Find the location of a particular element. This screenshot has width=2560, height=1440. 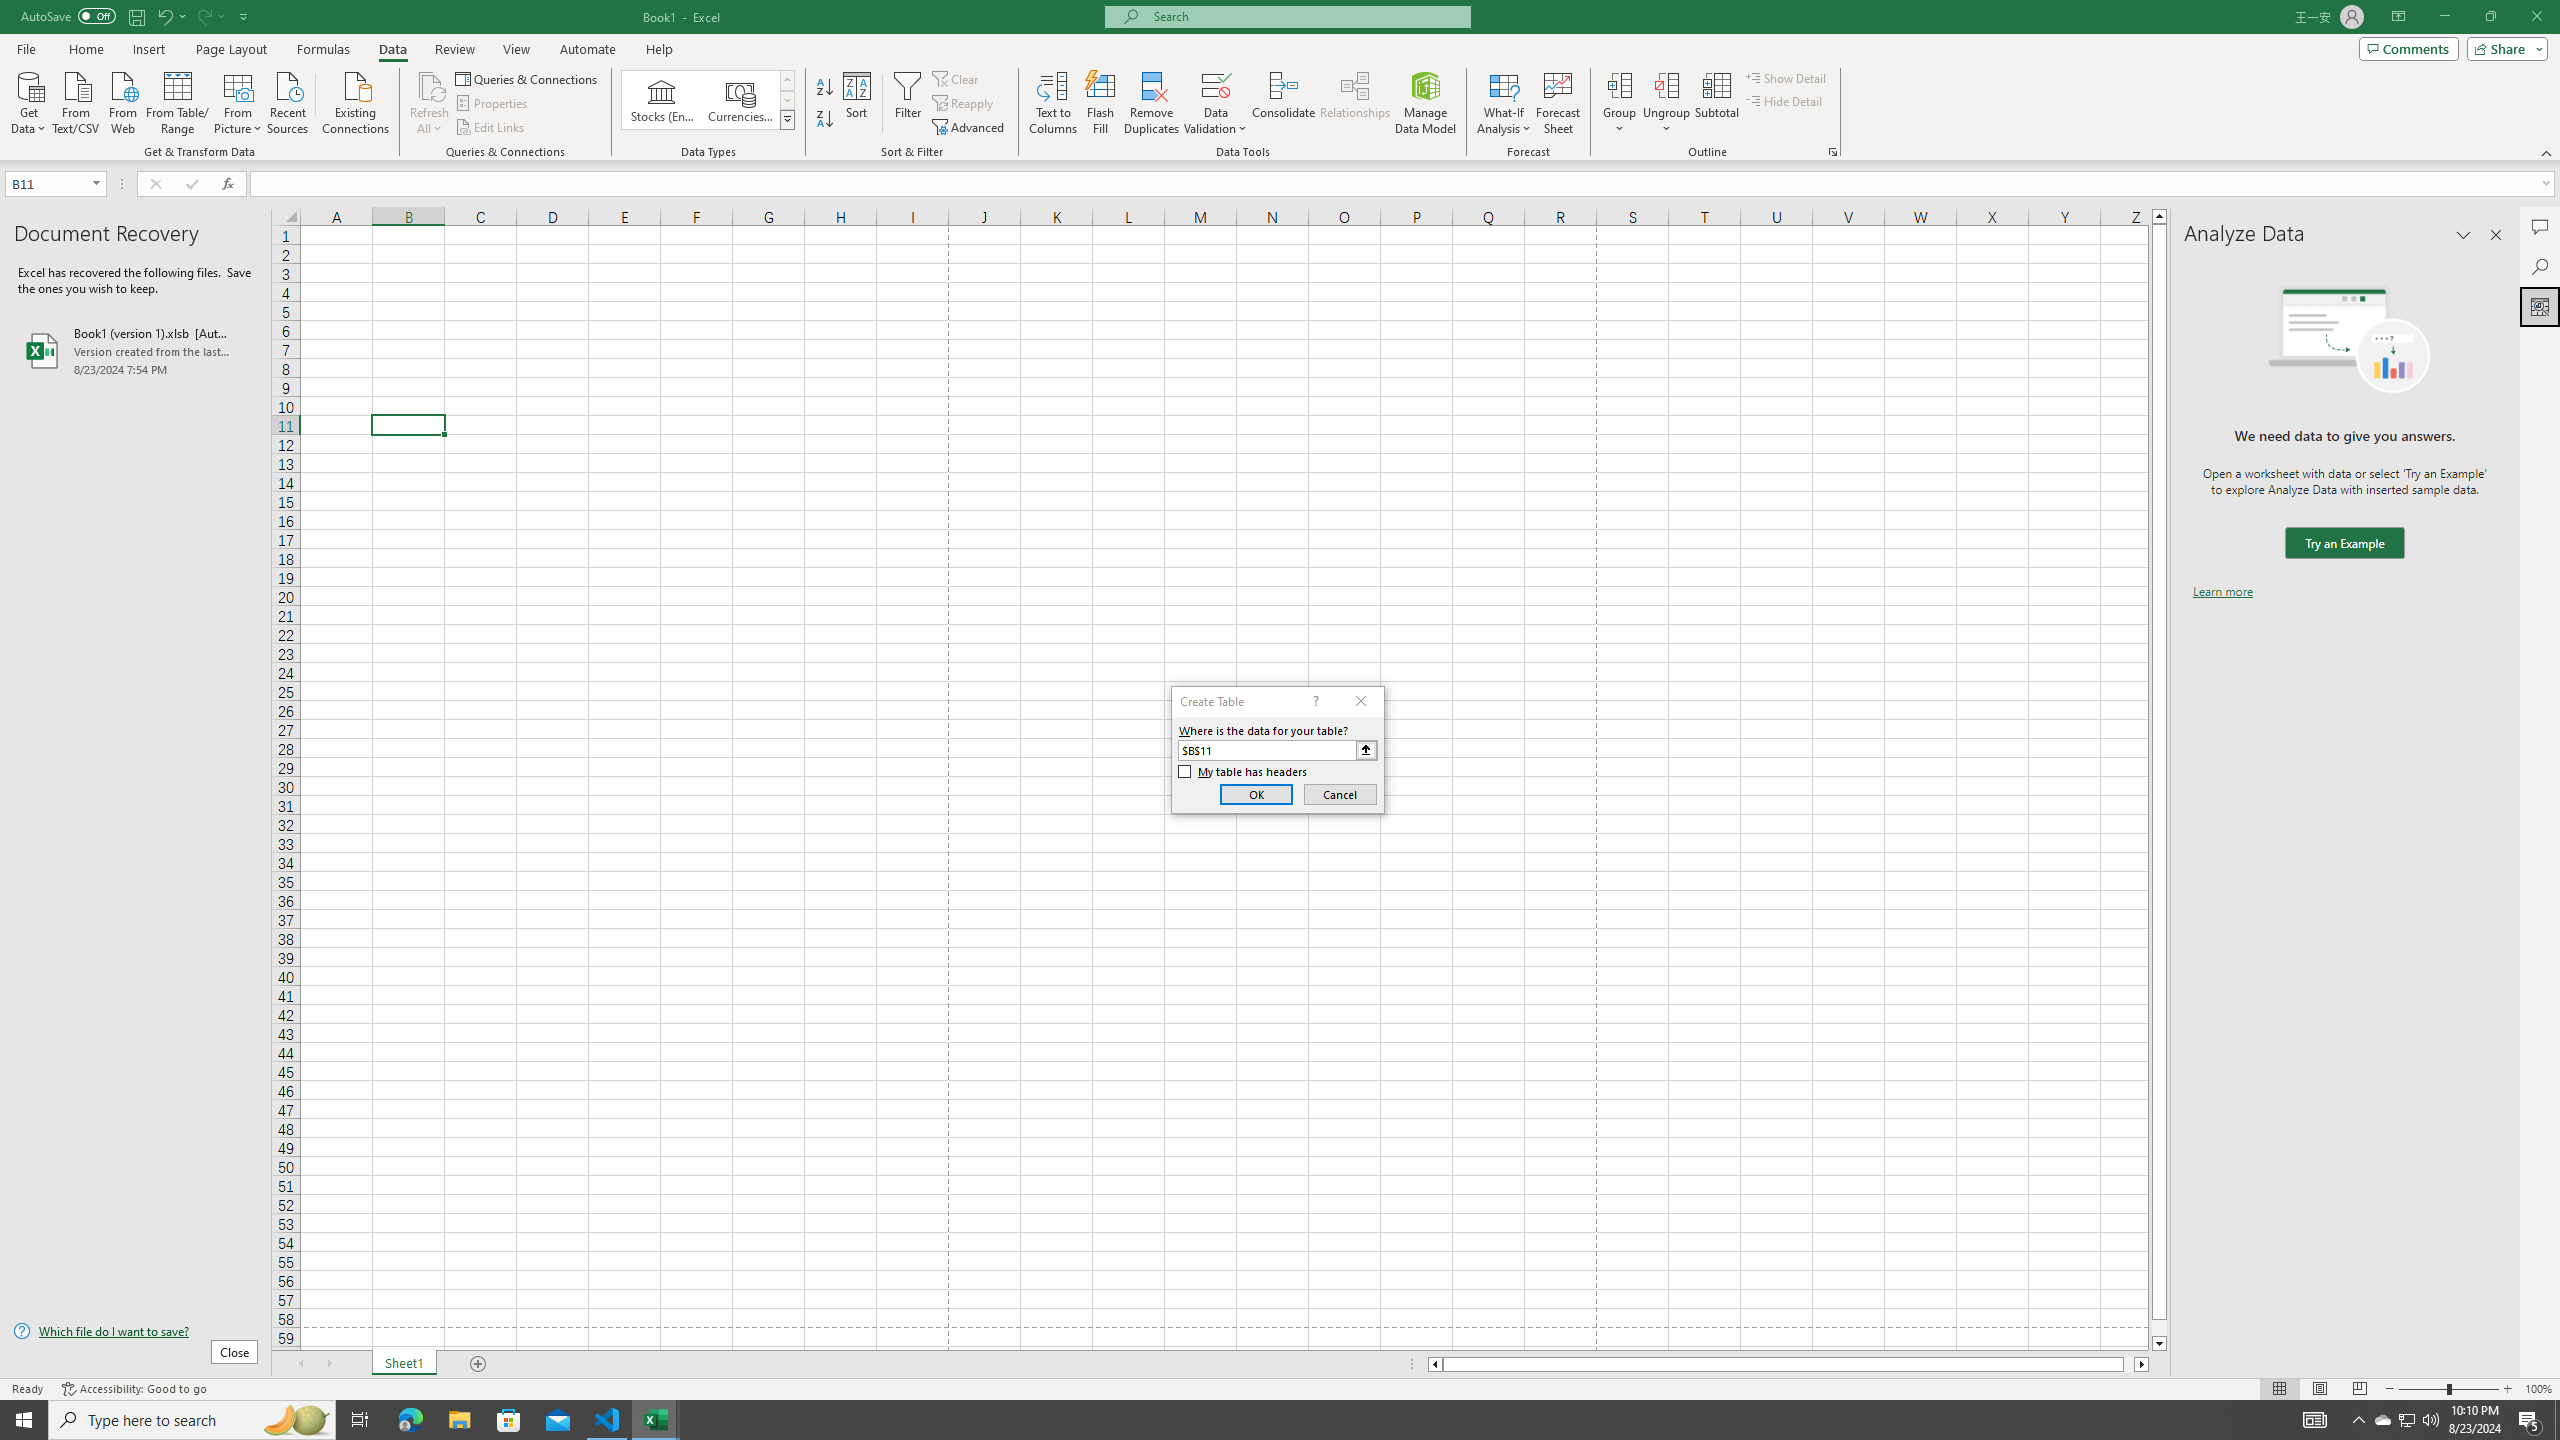

'Automate' is located at coordinates (587, 49).